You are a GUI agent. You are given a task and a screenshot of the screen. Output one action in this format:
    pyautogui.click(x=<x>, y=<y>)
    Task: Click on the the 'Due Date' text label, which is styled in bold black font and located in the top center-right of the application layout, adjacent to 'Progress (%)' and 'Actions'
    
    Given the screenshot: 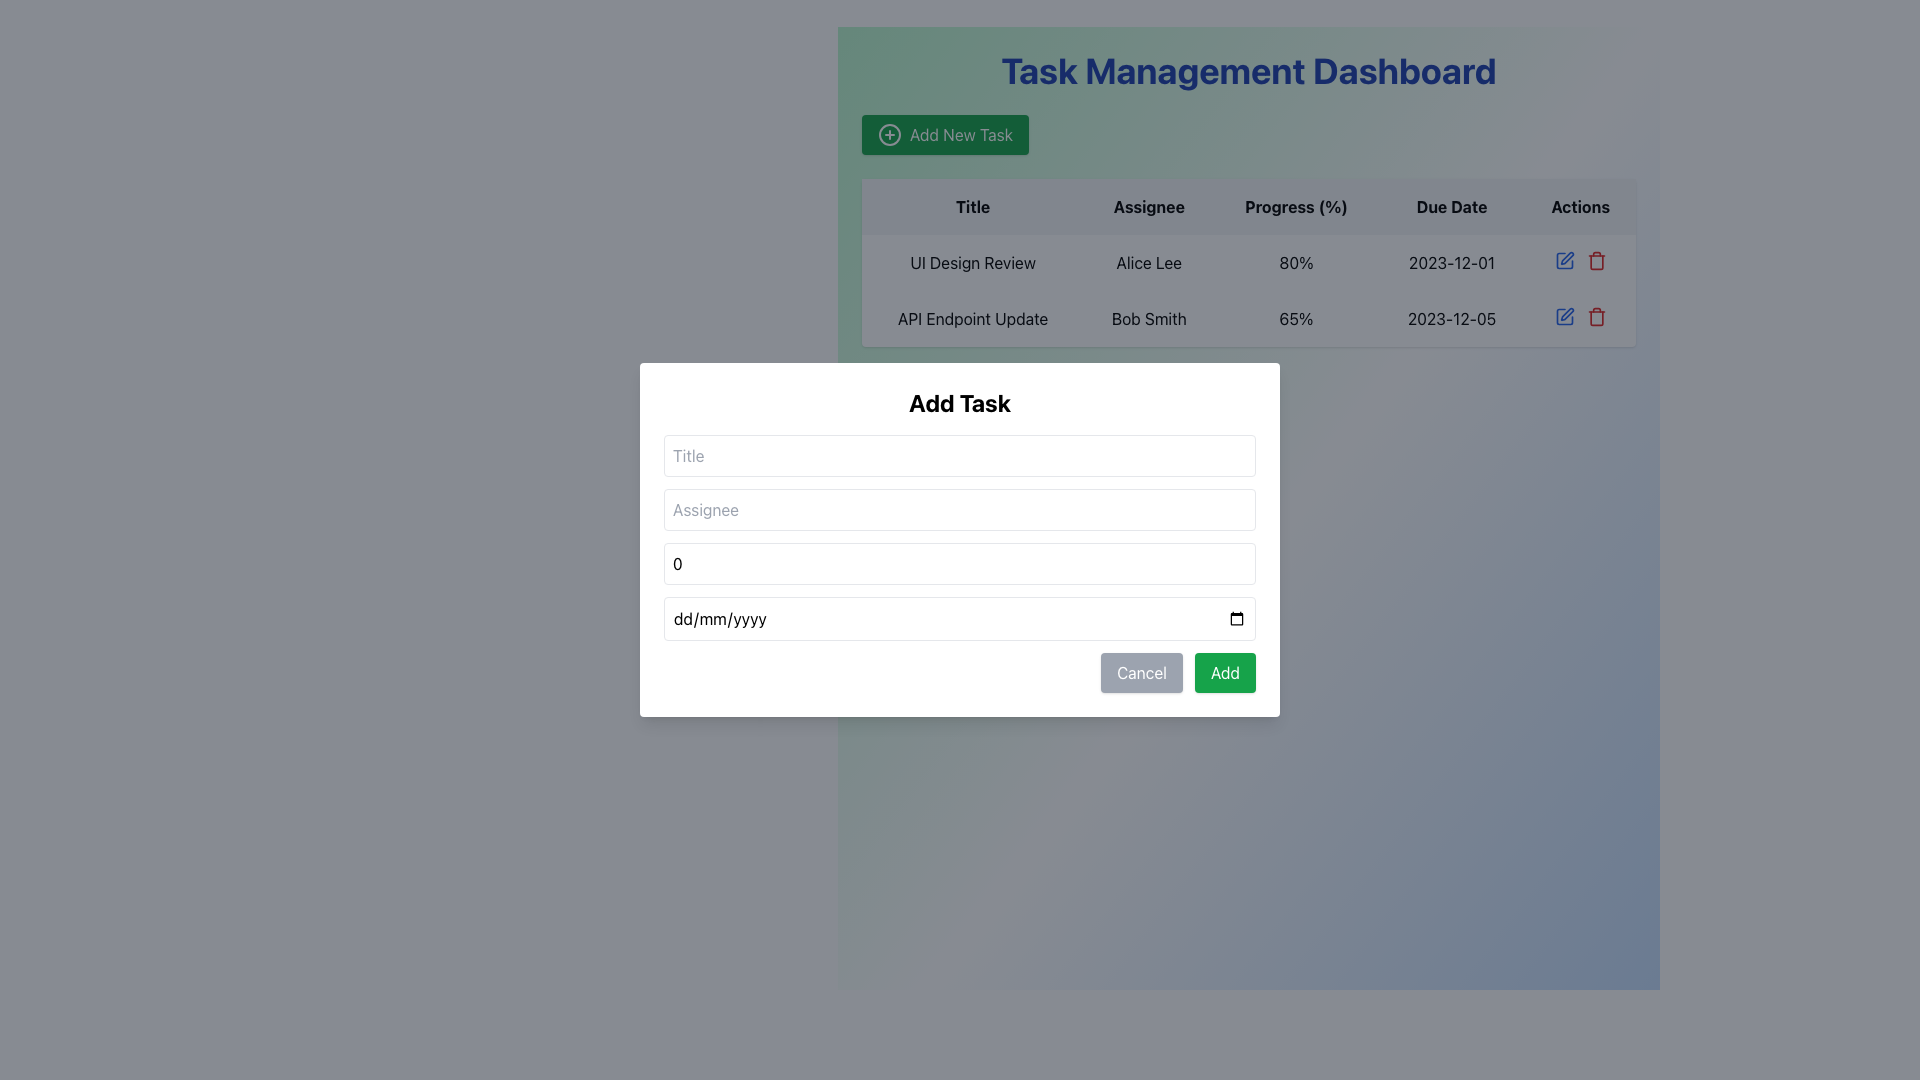 What is the action you would take?
    pyautogui.click(x=1452, y=207)
    